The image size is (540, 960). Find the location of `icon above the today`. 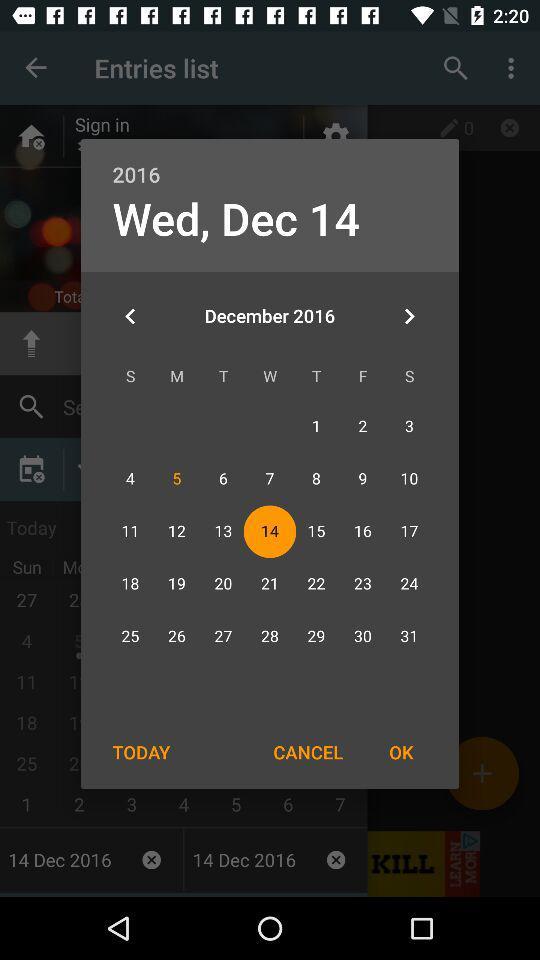

icon above the today is located at coordinates (130, 316).